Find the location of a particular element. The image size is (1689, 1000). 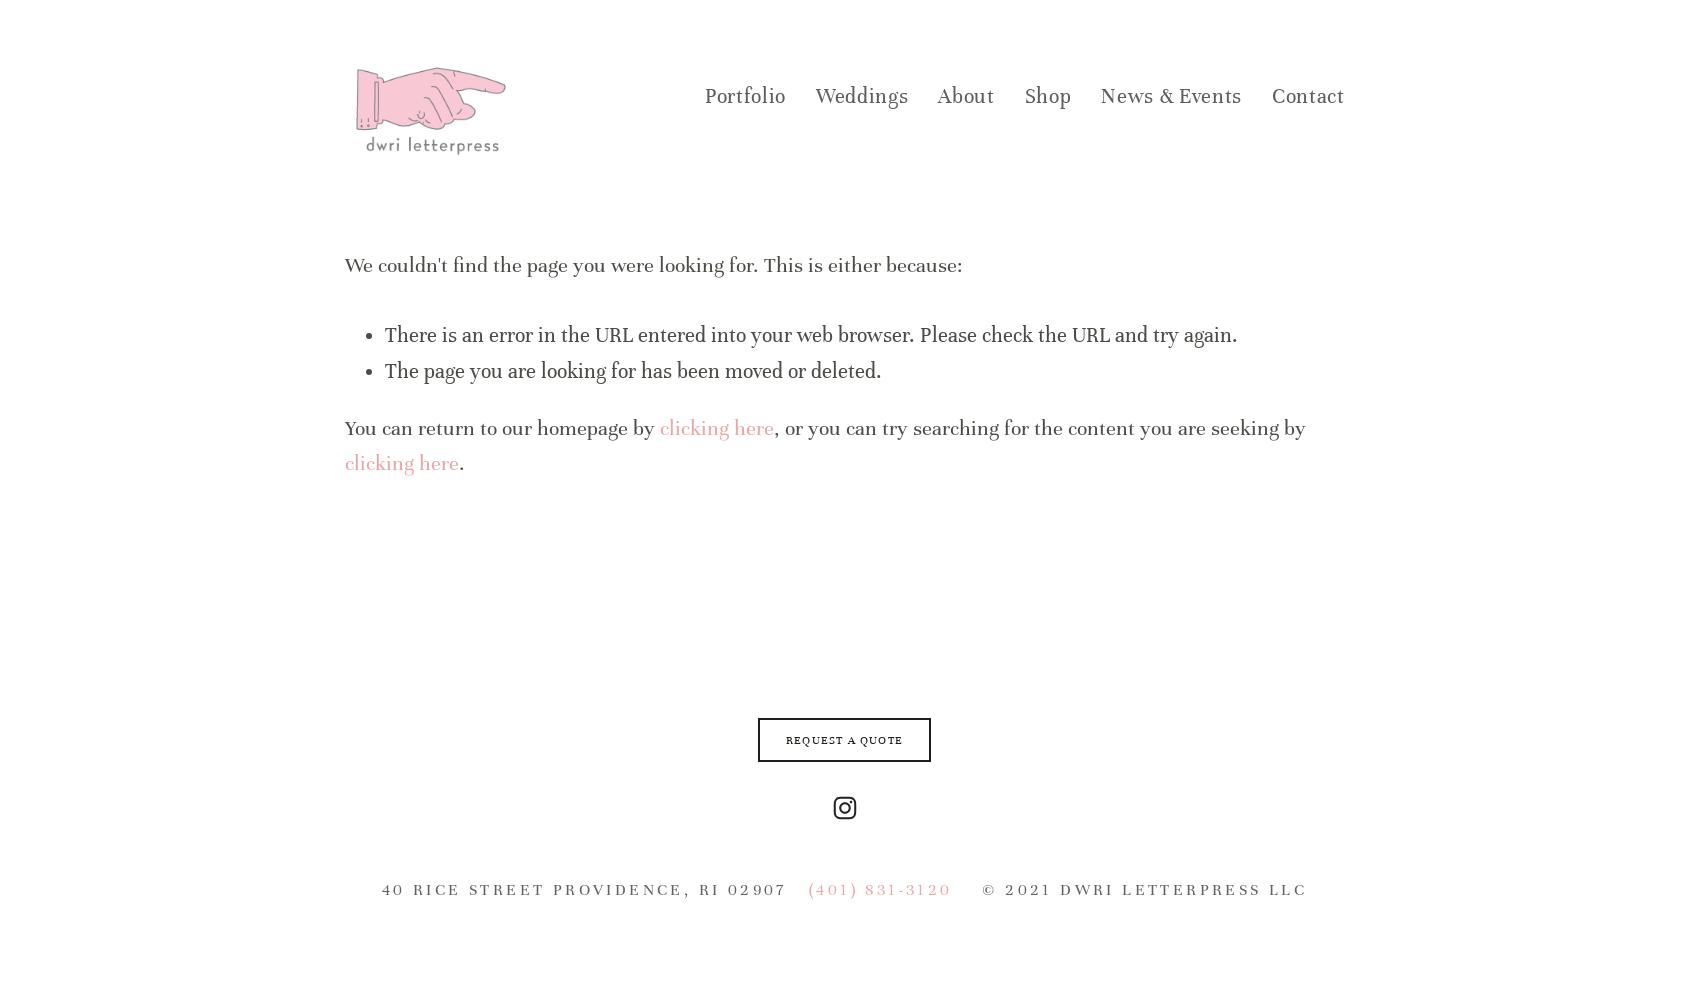

'request a quote' is located at coordinates (843, 739).